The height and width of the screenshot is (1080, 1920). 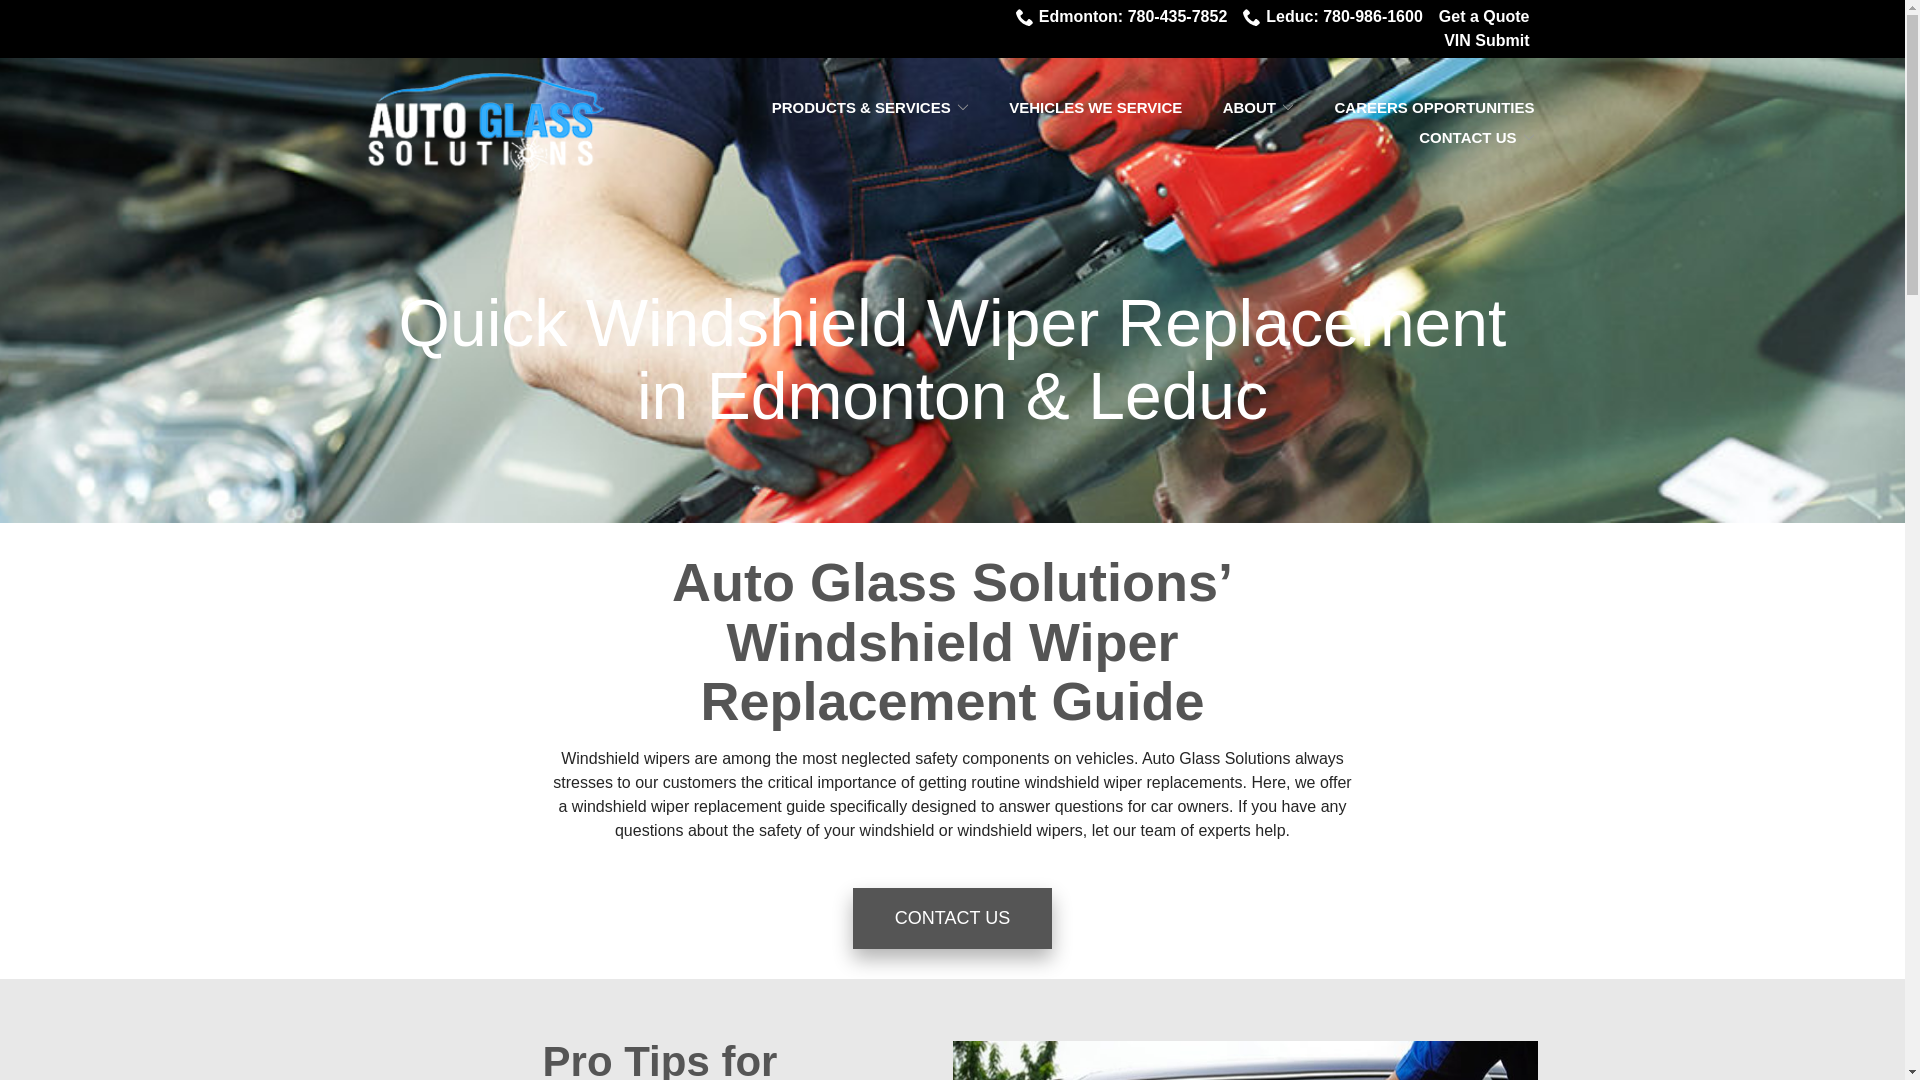 What do you see at coordinates (1333, 16) in the screenshot?
I see `'Leduc: 780-986-1600'` at bounding box center [1333, 16].